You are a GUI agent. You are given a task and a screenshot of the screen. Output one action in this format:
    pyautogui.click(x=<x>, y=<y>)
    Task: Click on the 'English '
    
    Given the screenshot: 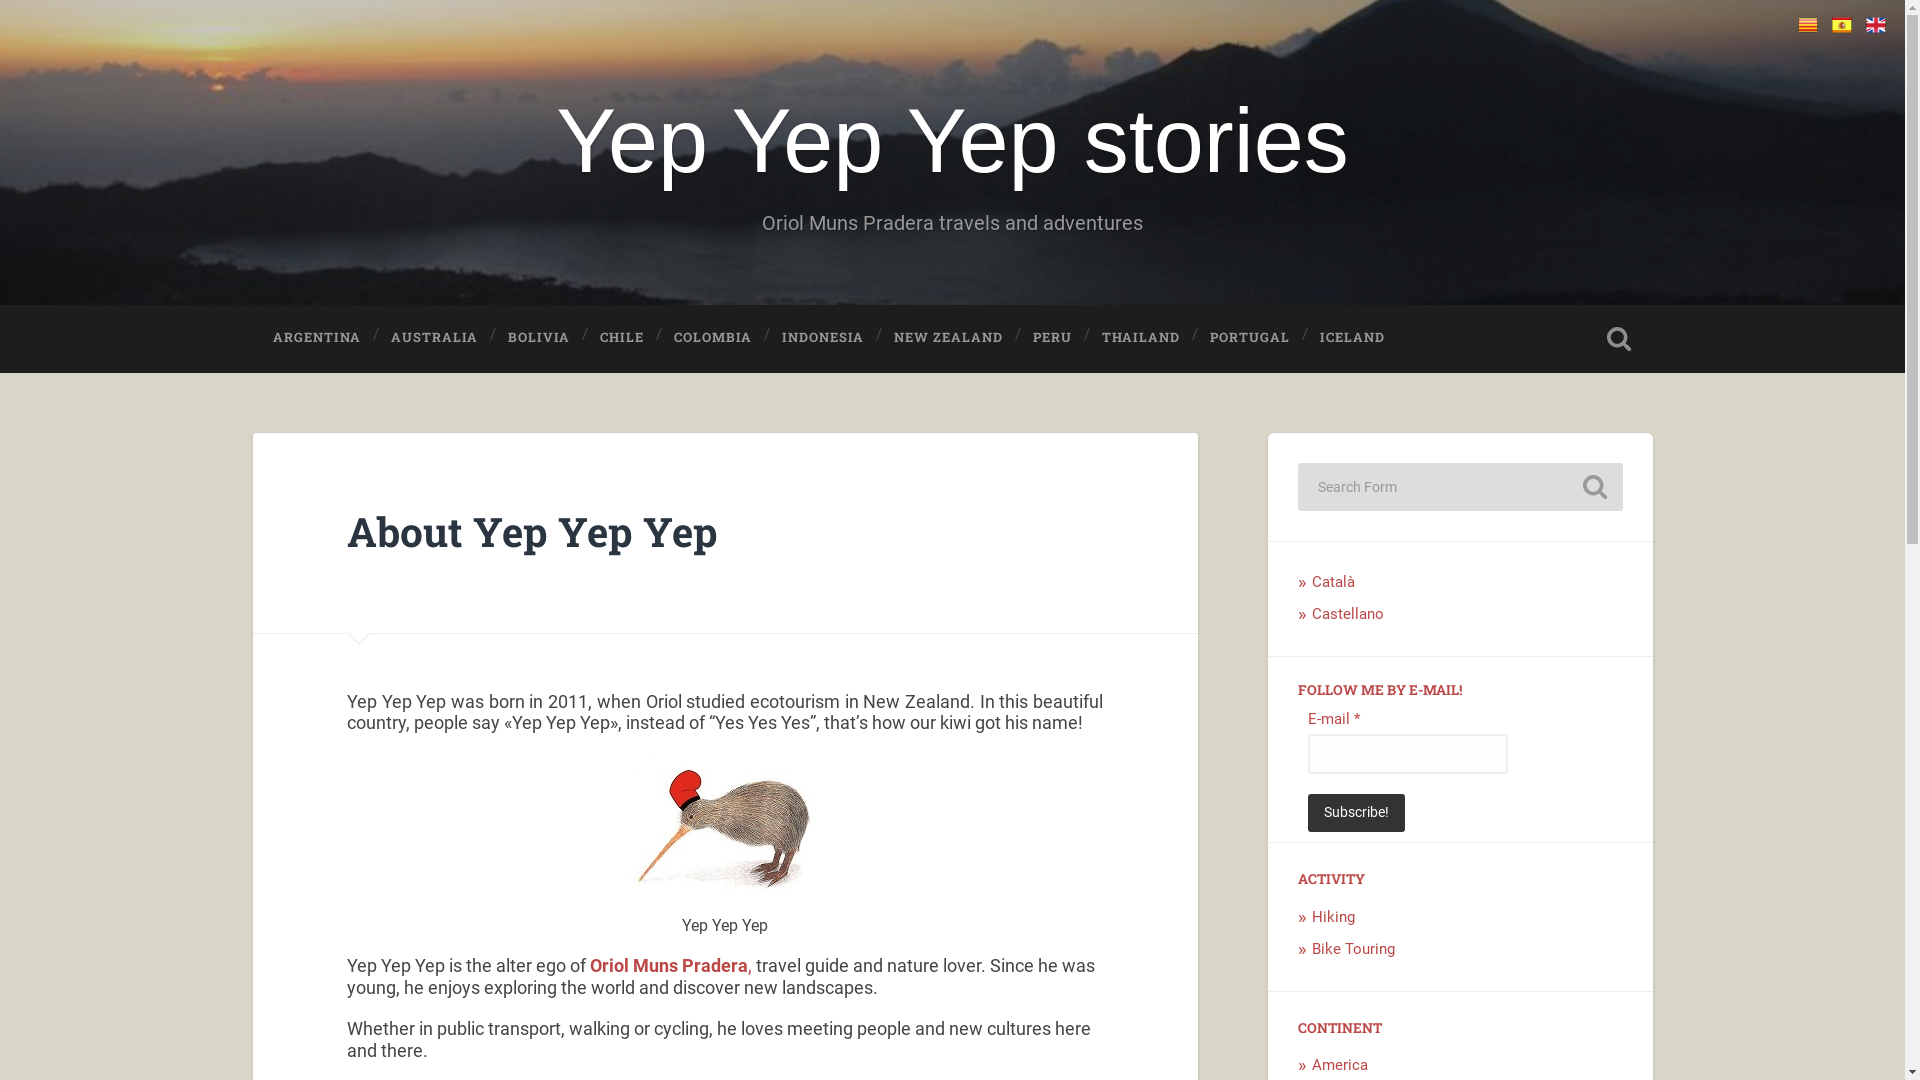 What is the action you would take?
    pyautogui.click(x=1875, y=24)
    